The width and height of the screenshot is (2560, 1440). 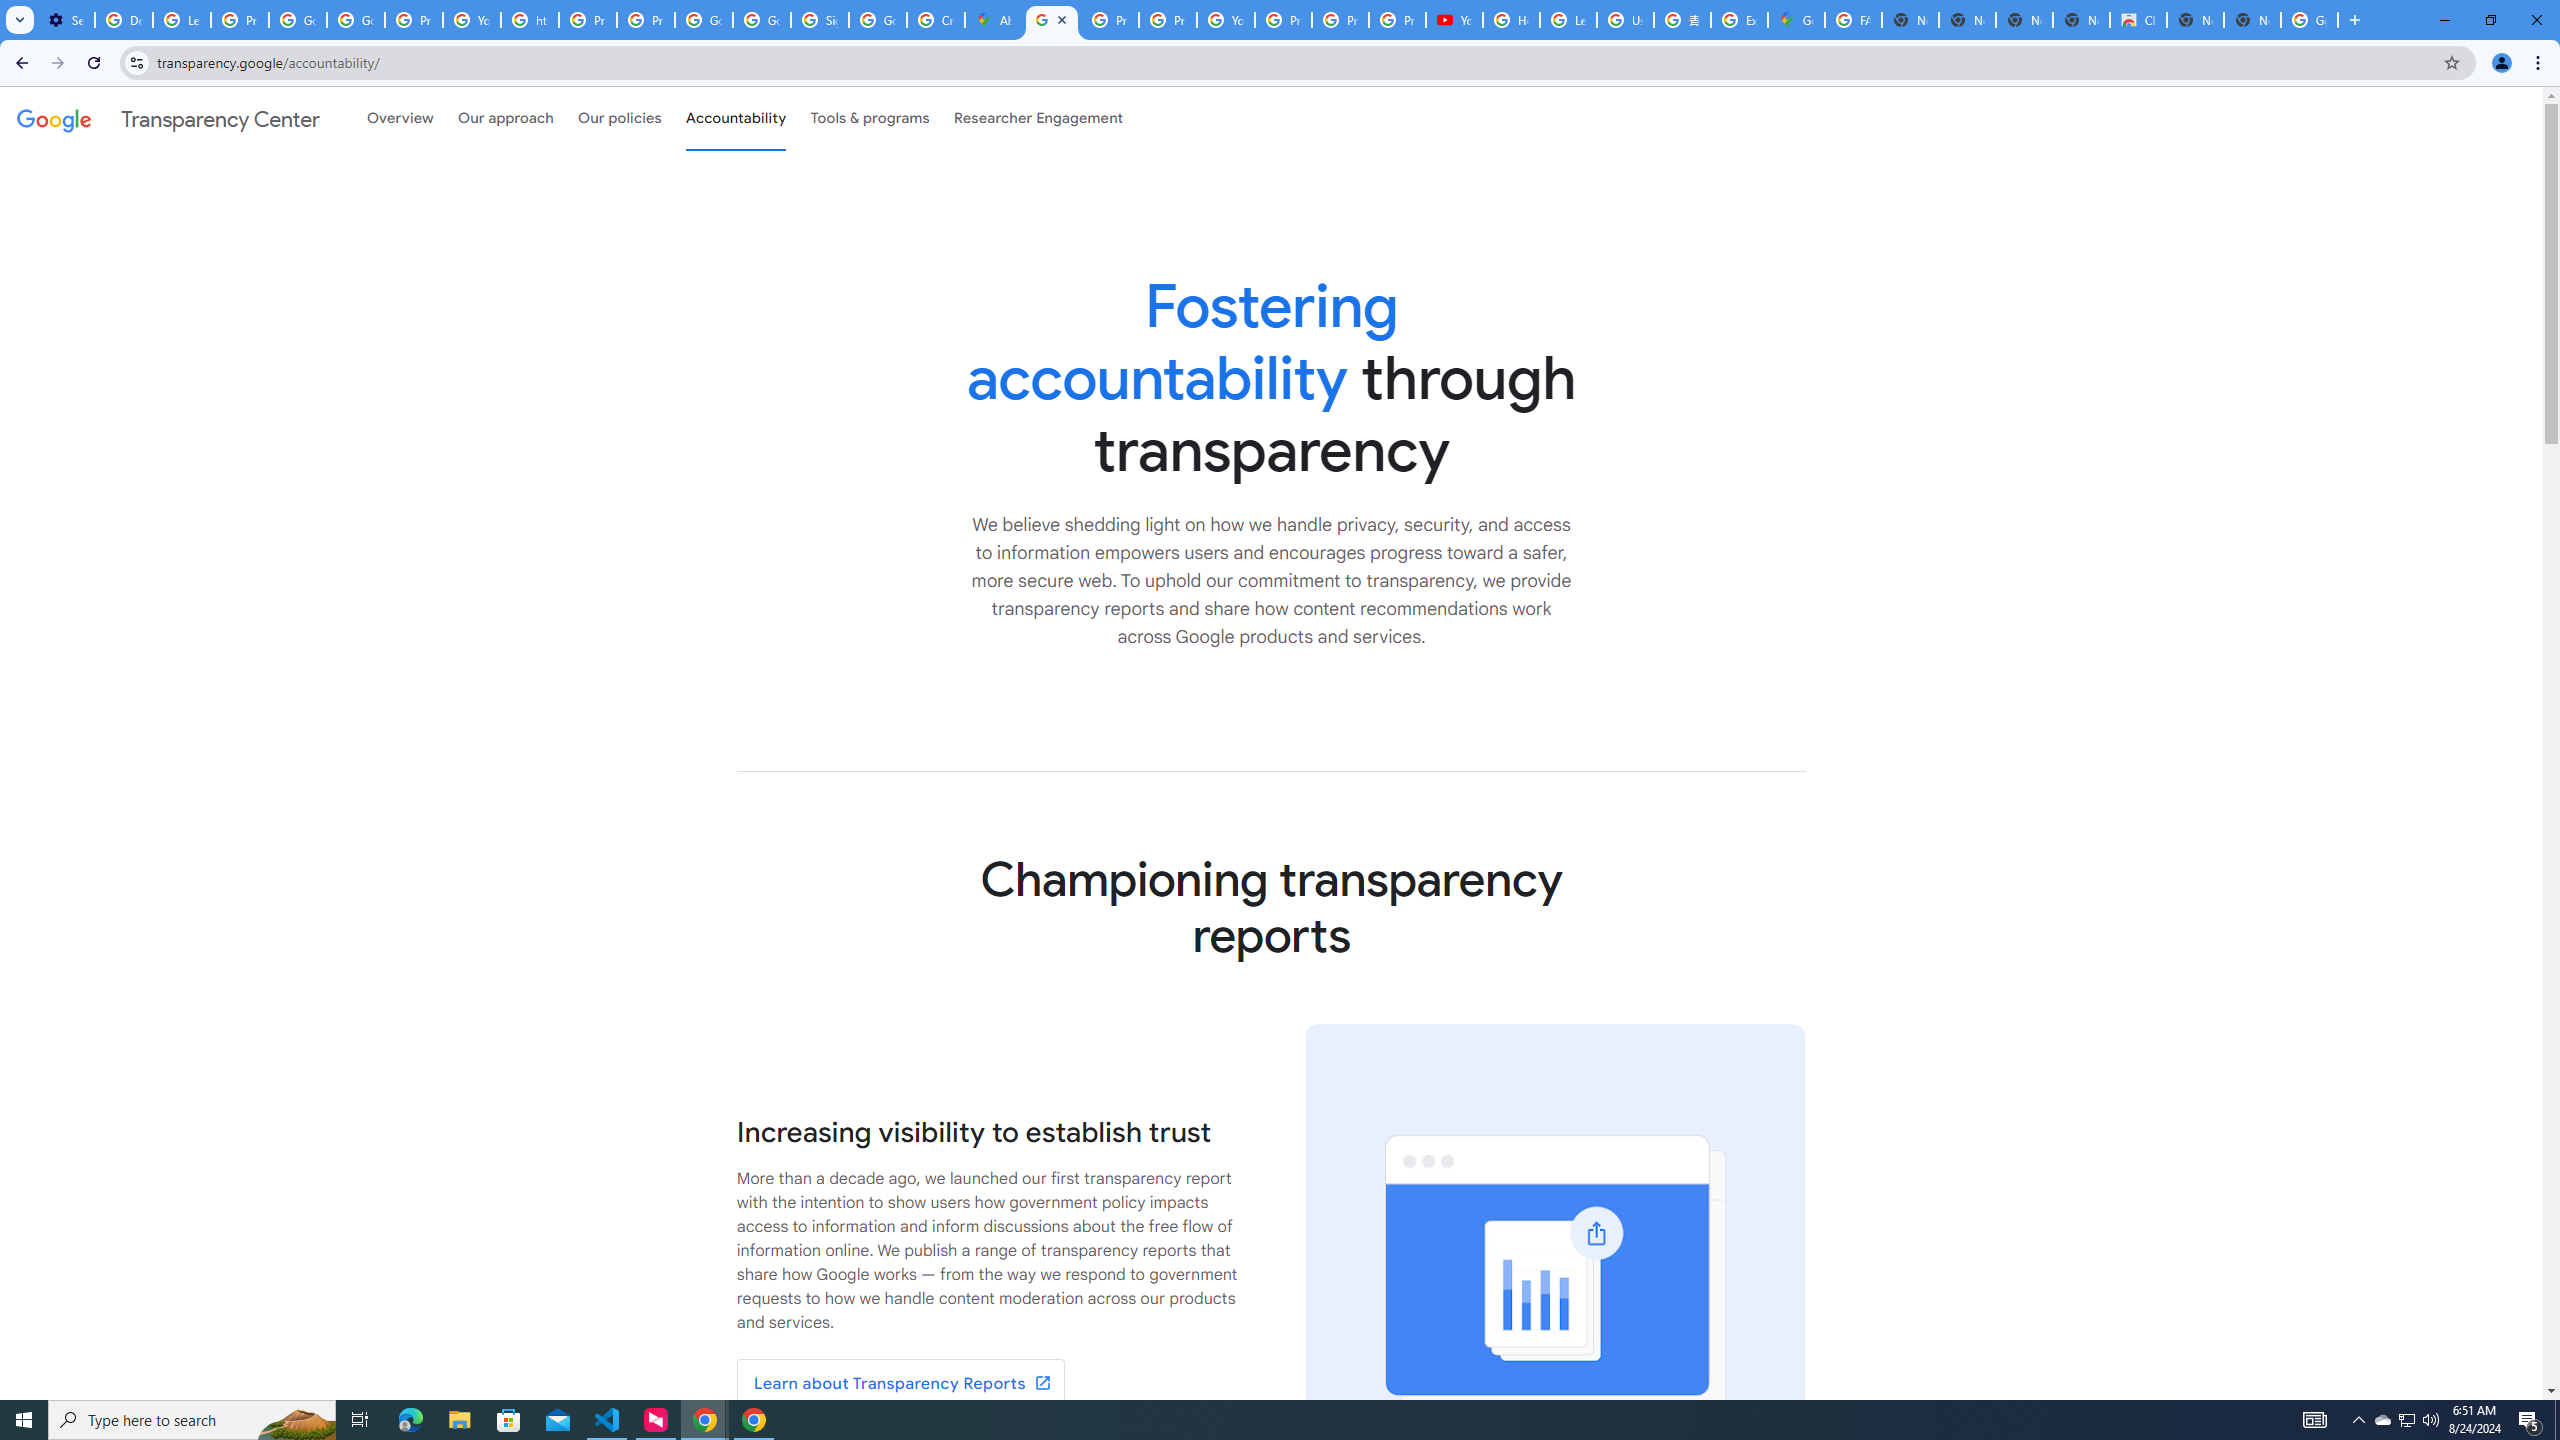 I want to click on 'Chrome Web Store', so click(x=2137, y=19).